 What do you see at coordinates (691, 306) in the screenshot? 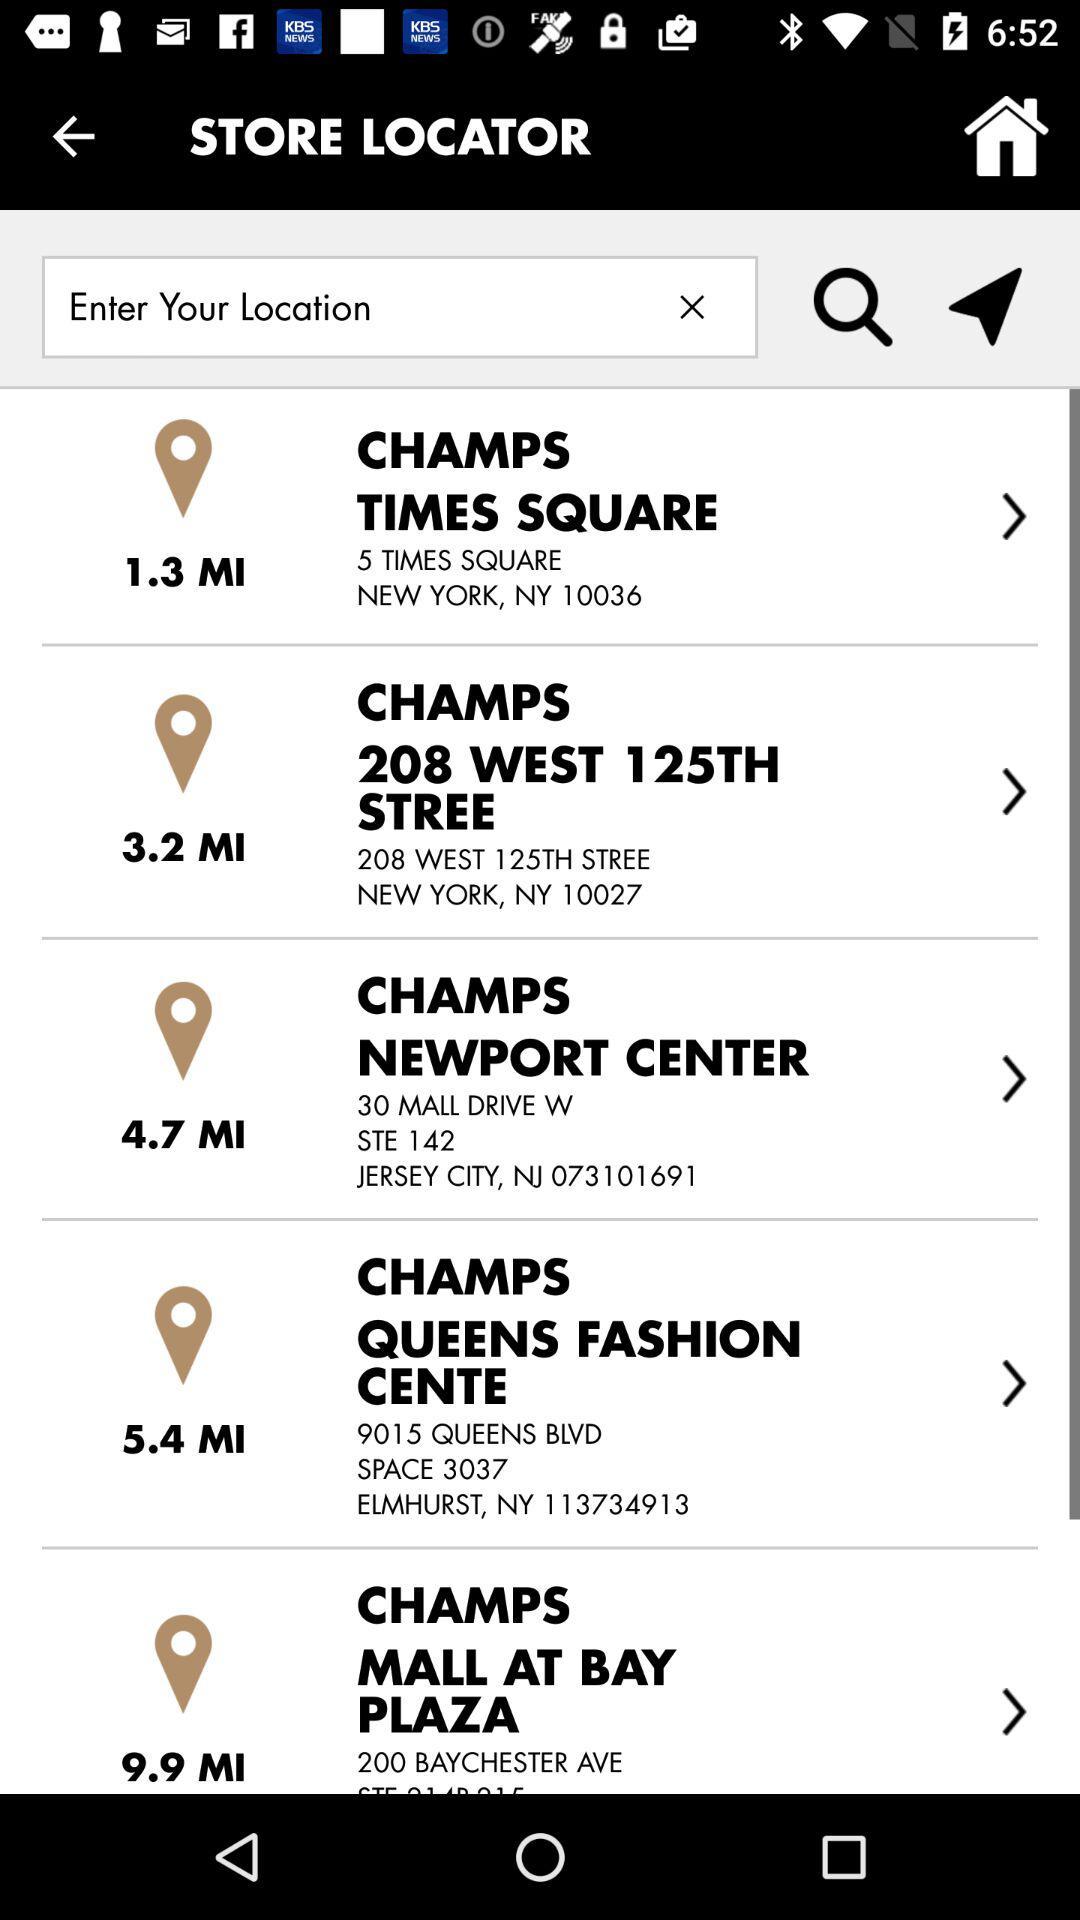
I see `clears your location search` at bounding box center [691, 306].